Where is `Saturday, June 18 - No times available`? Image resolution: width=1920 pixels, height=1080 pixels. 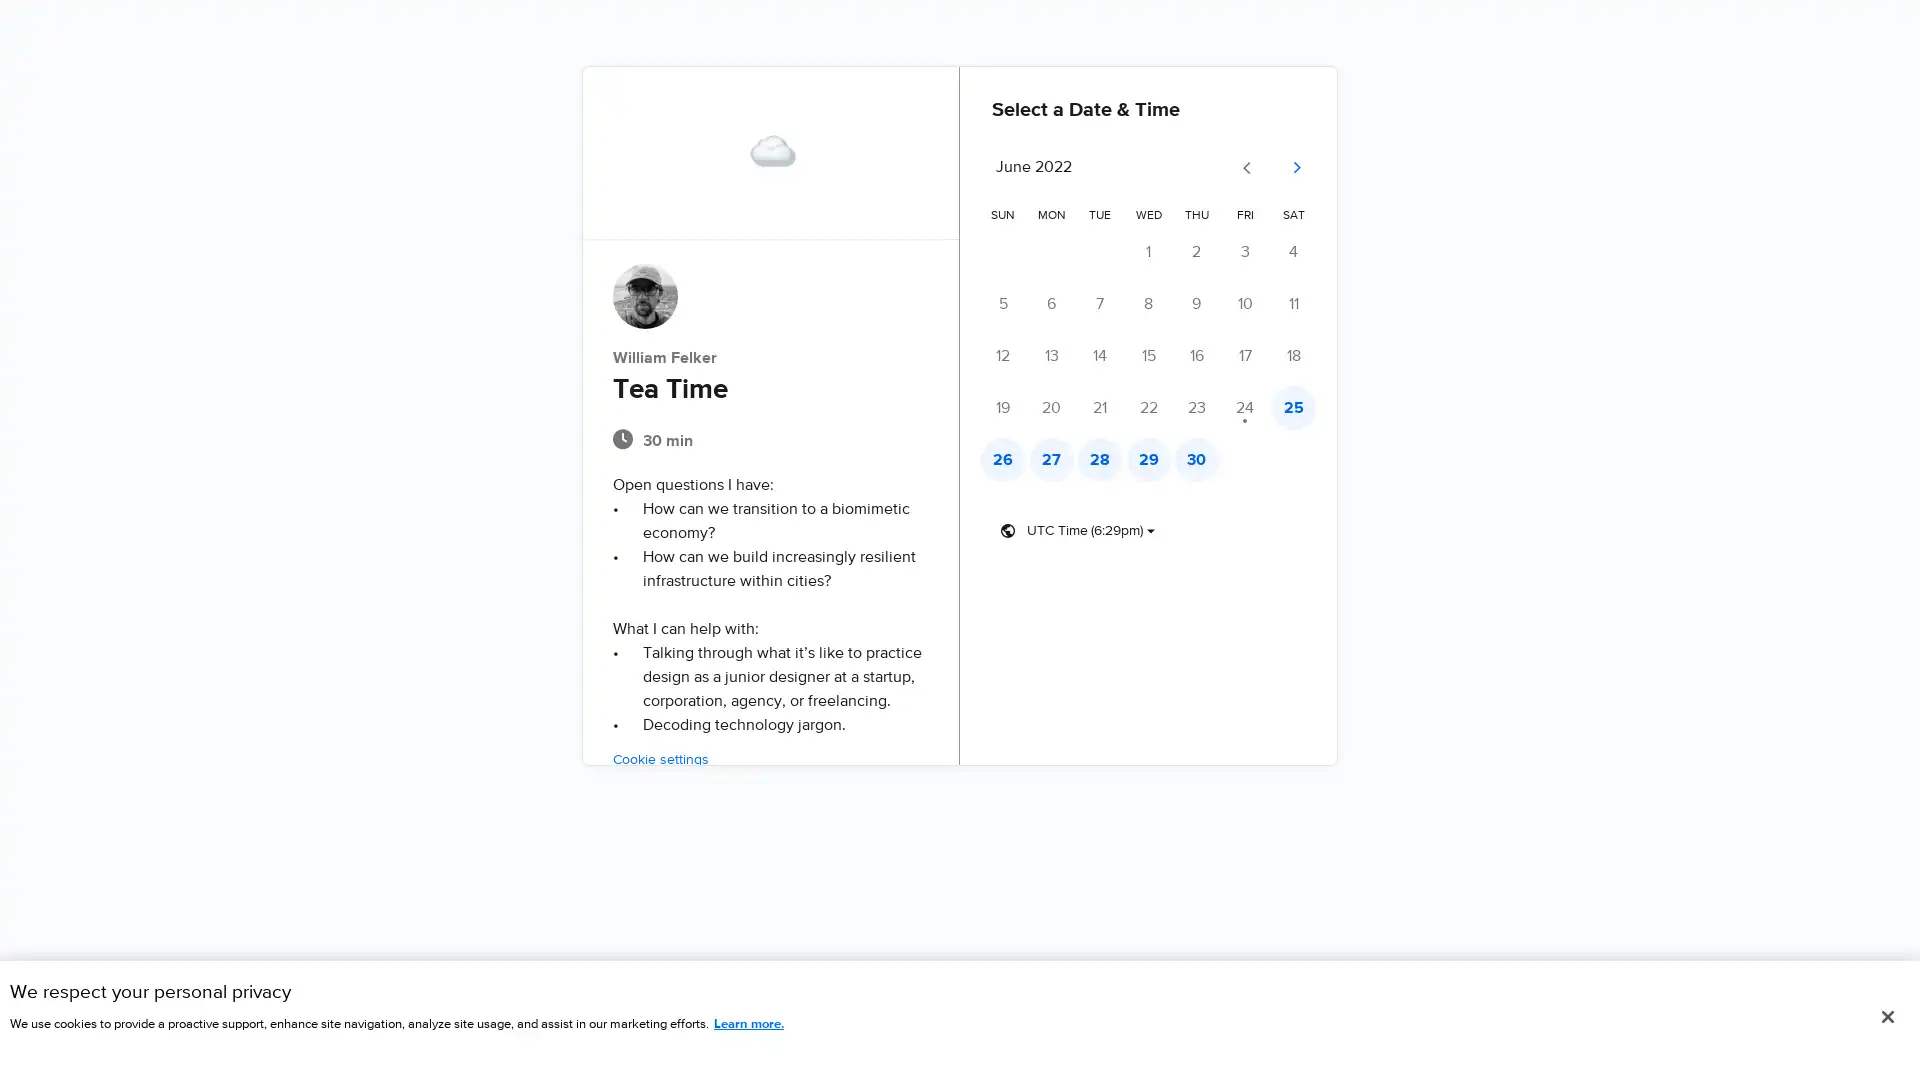 Saturday, June 18 - No times available is located at coordinates (1314, 354).